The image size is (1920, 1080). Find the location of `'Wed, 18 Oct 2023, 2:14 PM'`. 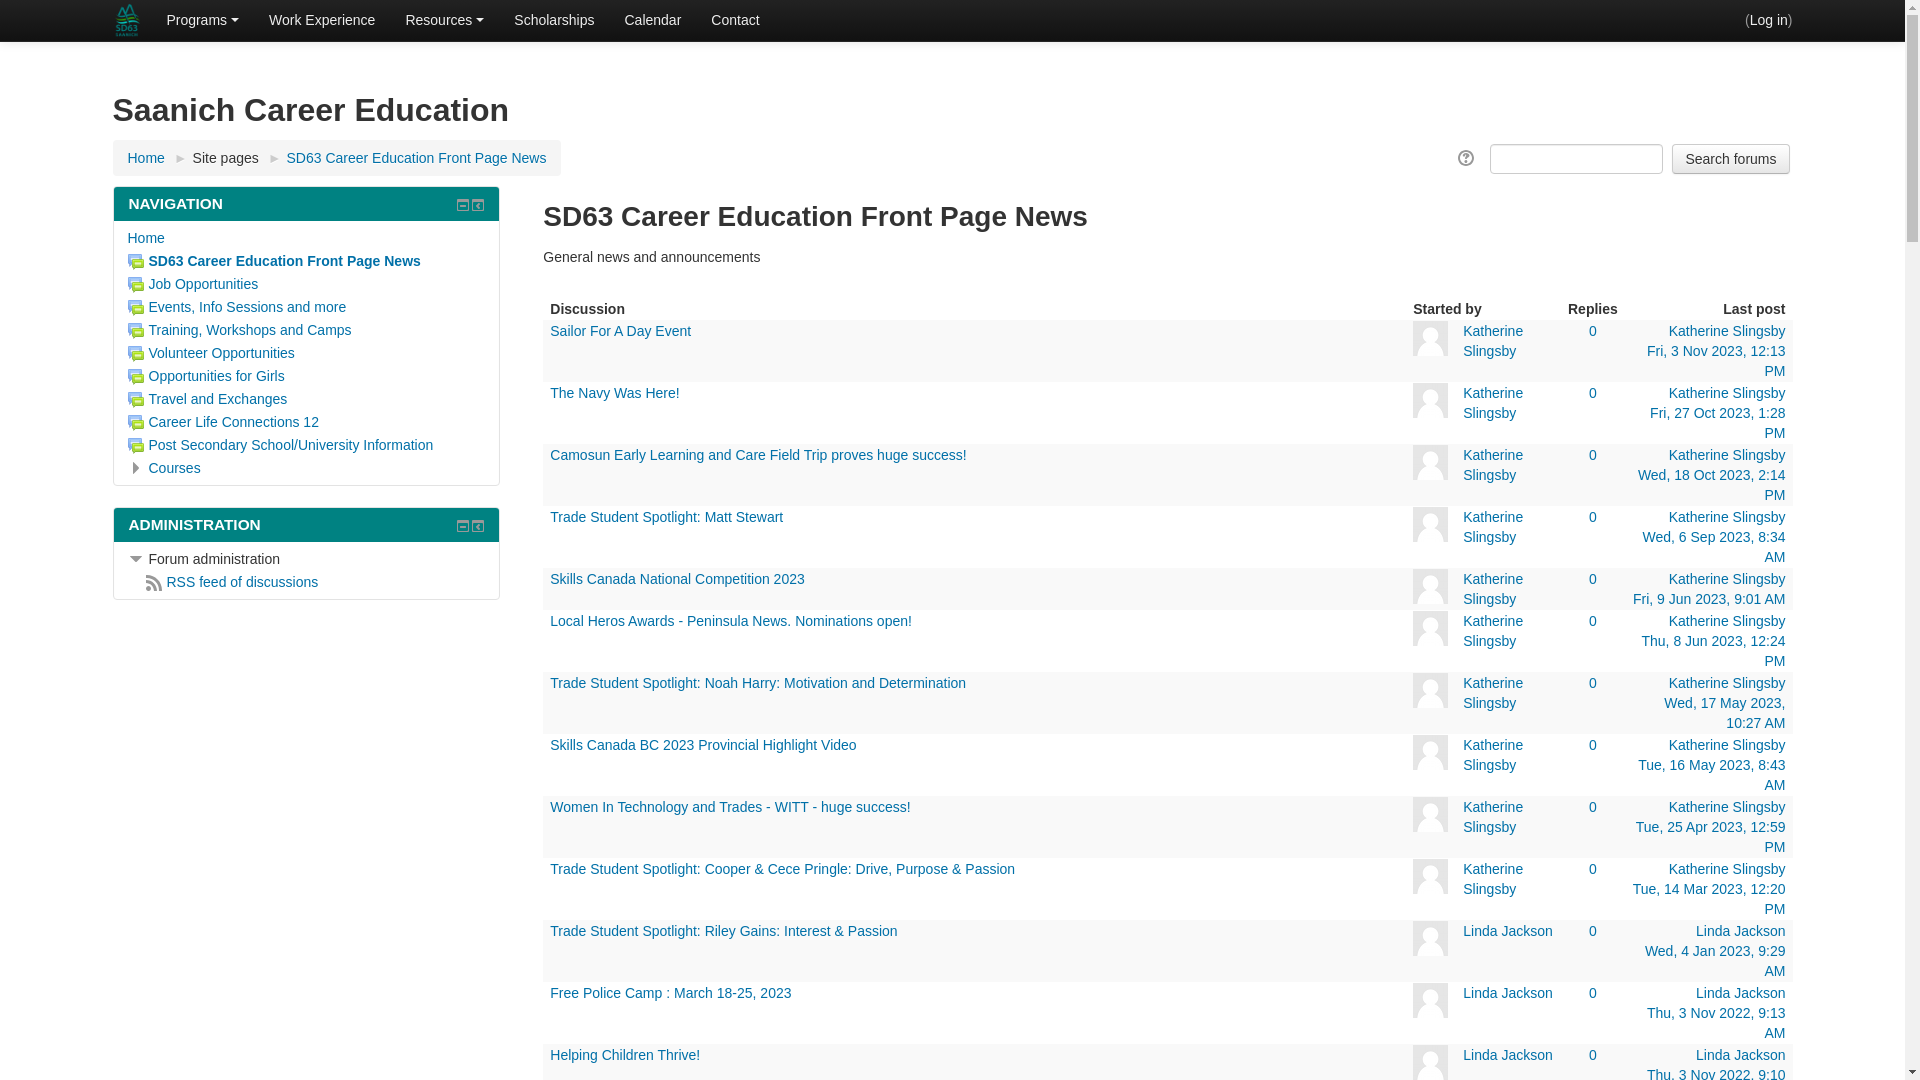

'Wed, 18 Oct 2023, 2:14 PM' is located at coordinates (1711, 485).